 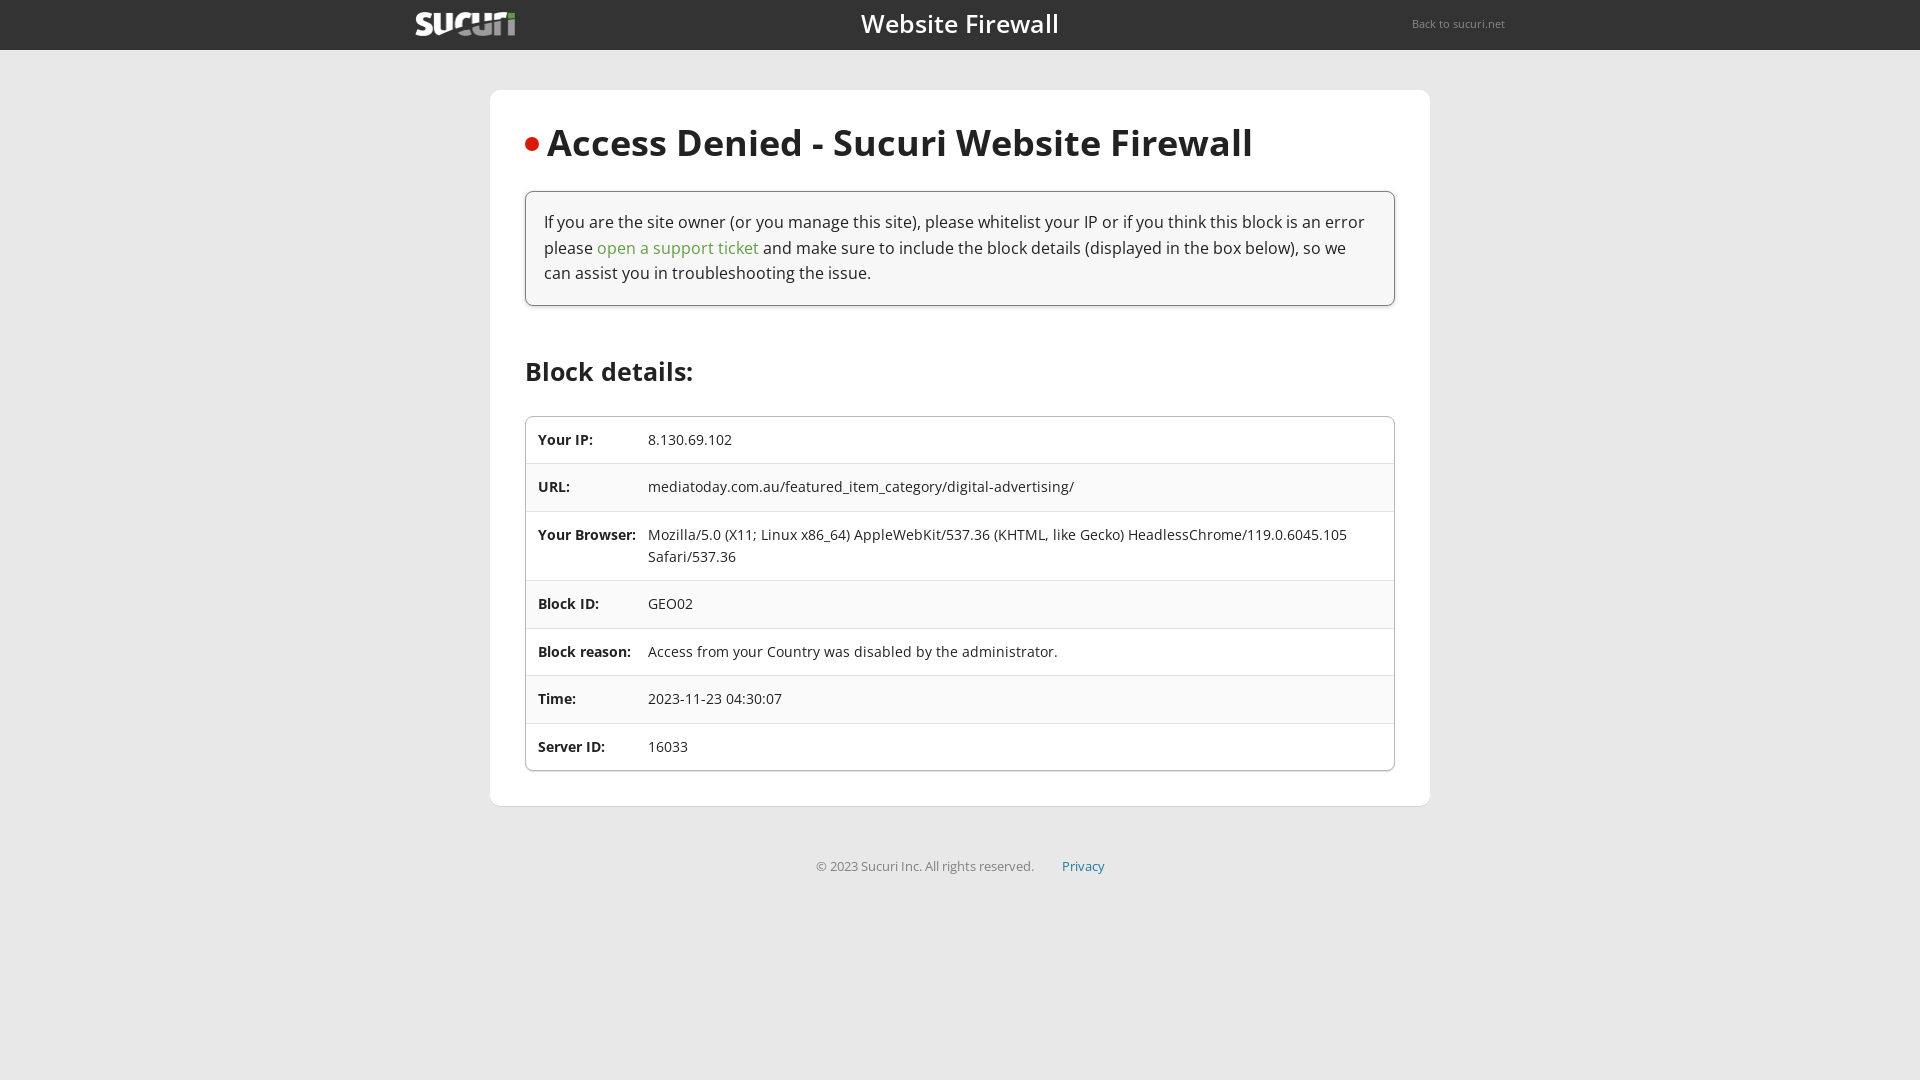 I want to click on 'open a support ticket', so click(x=677, y=246).